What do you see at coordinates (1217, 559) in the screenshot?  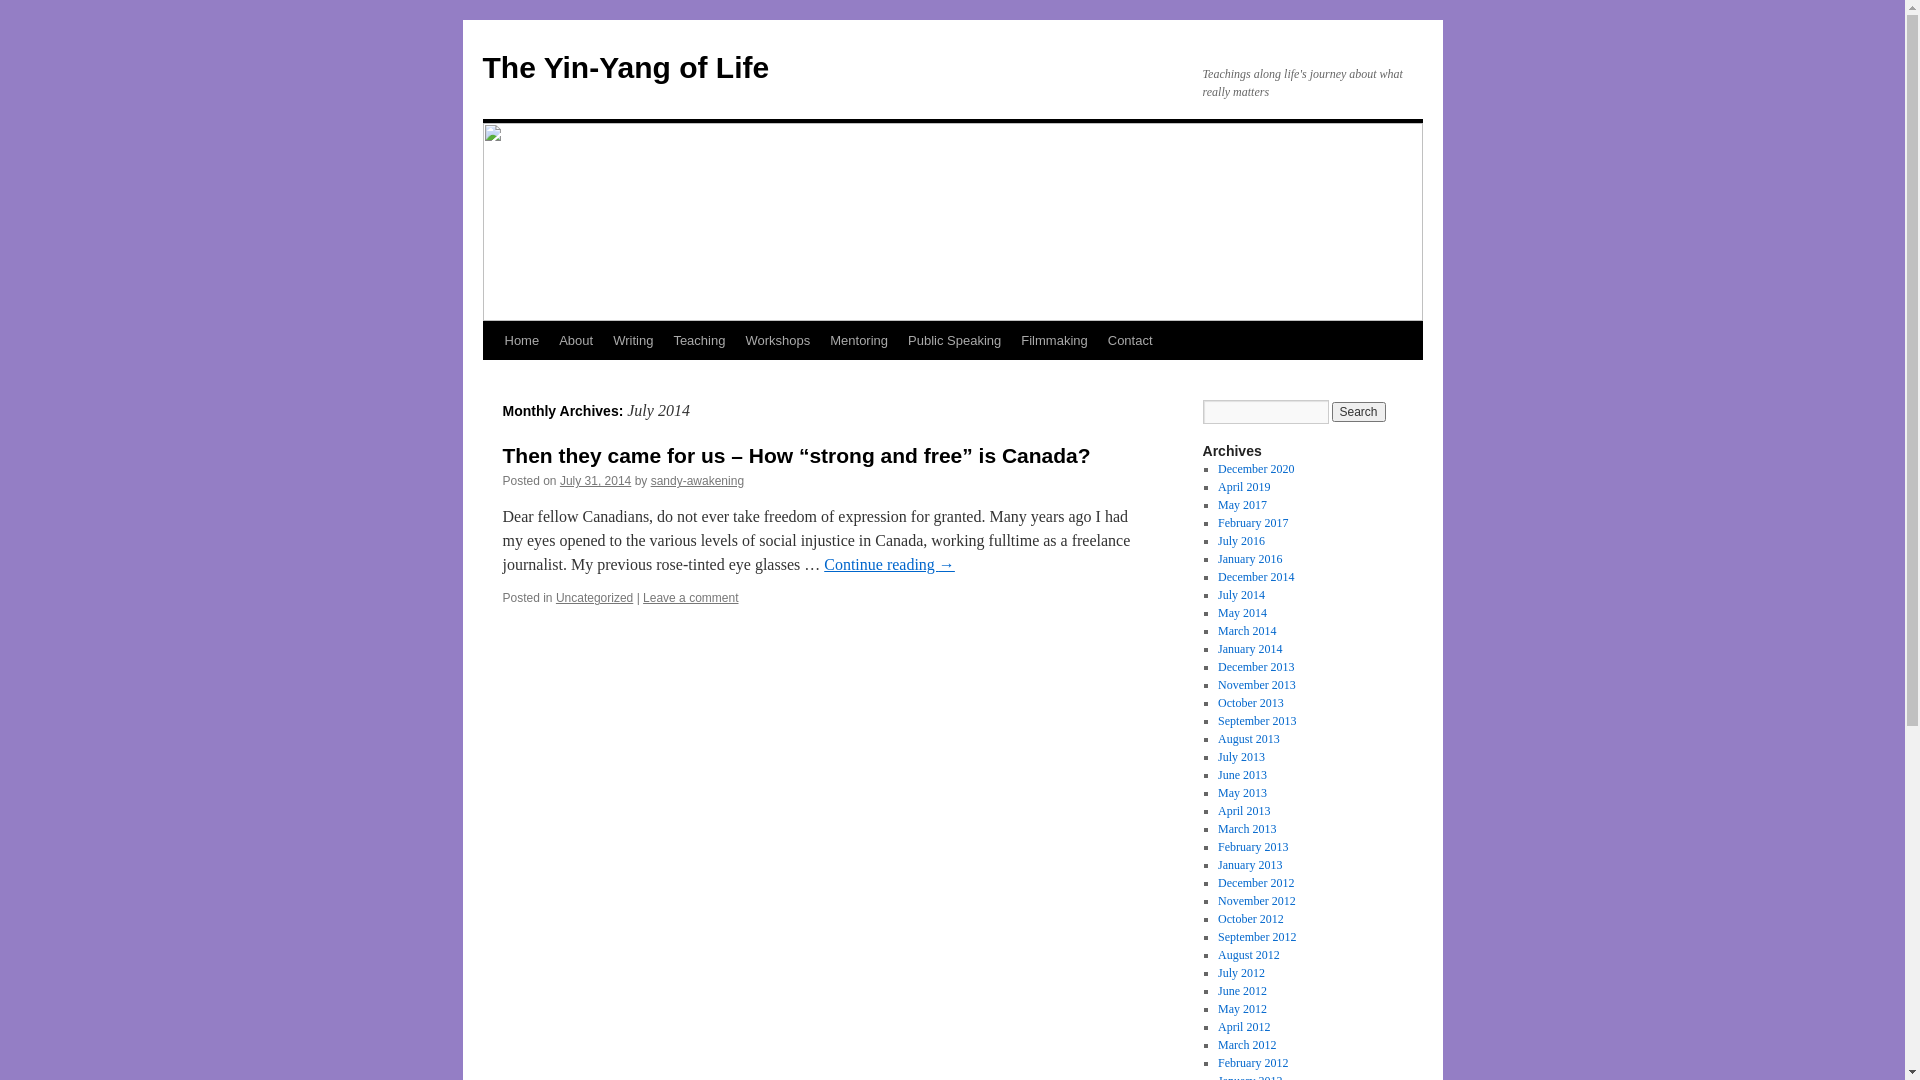 I see `'January 2016'` at bounding box center [1217, 559].